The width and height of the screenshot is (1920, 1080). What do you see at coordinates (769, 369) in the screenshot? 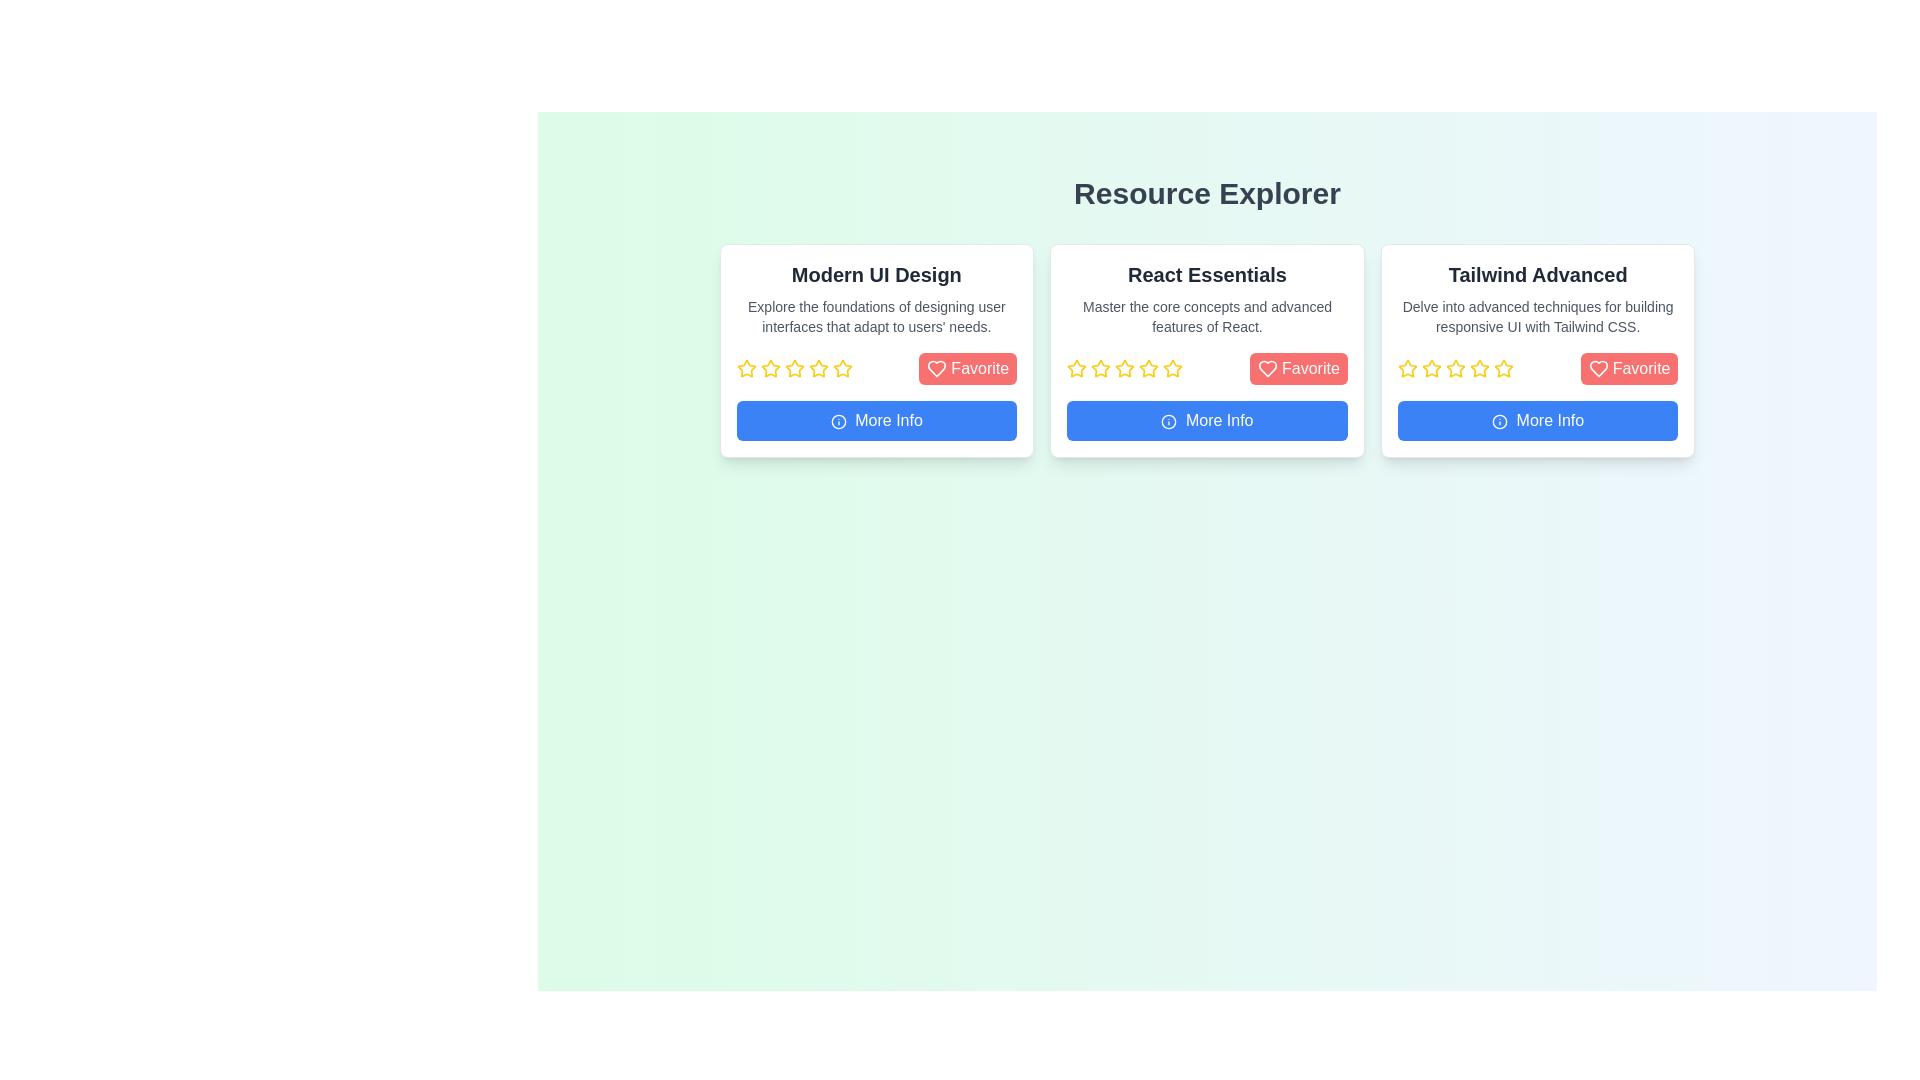
I see `the third yellow outlined star icon in the rating row under the 'Modern UI Design' card to rate the item` at bounding box center [769, 369].